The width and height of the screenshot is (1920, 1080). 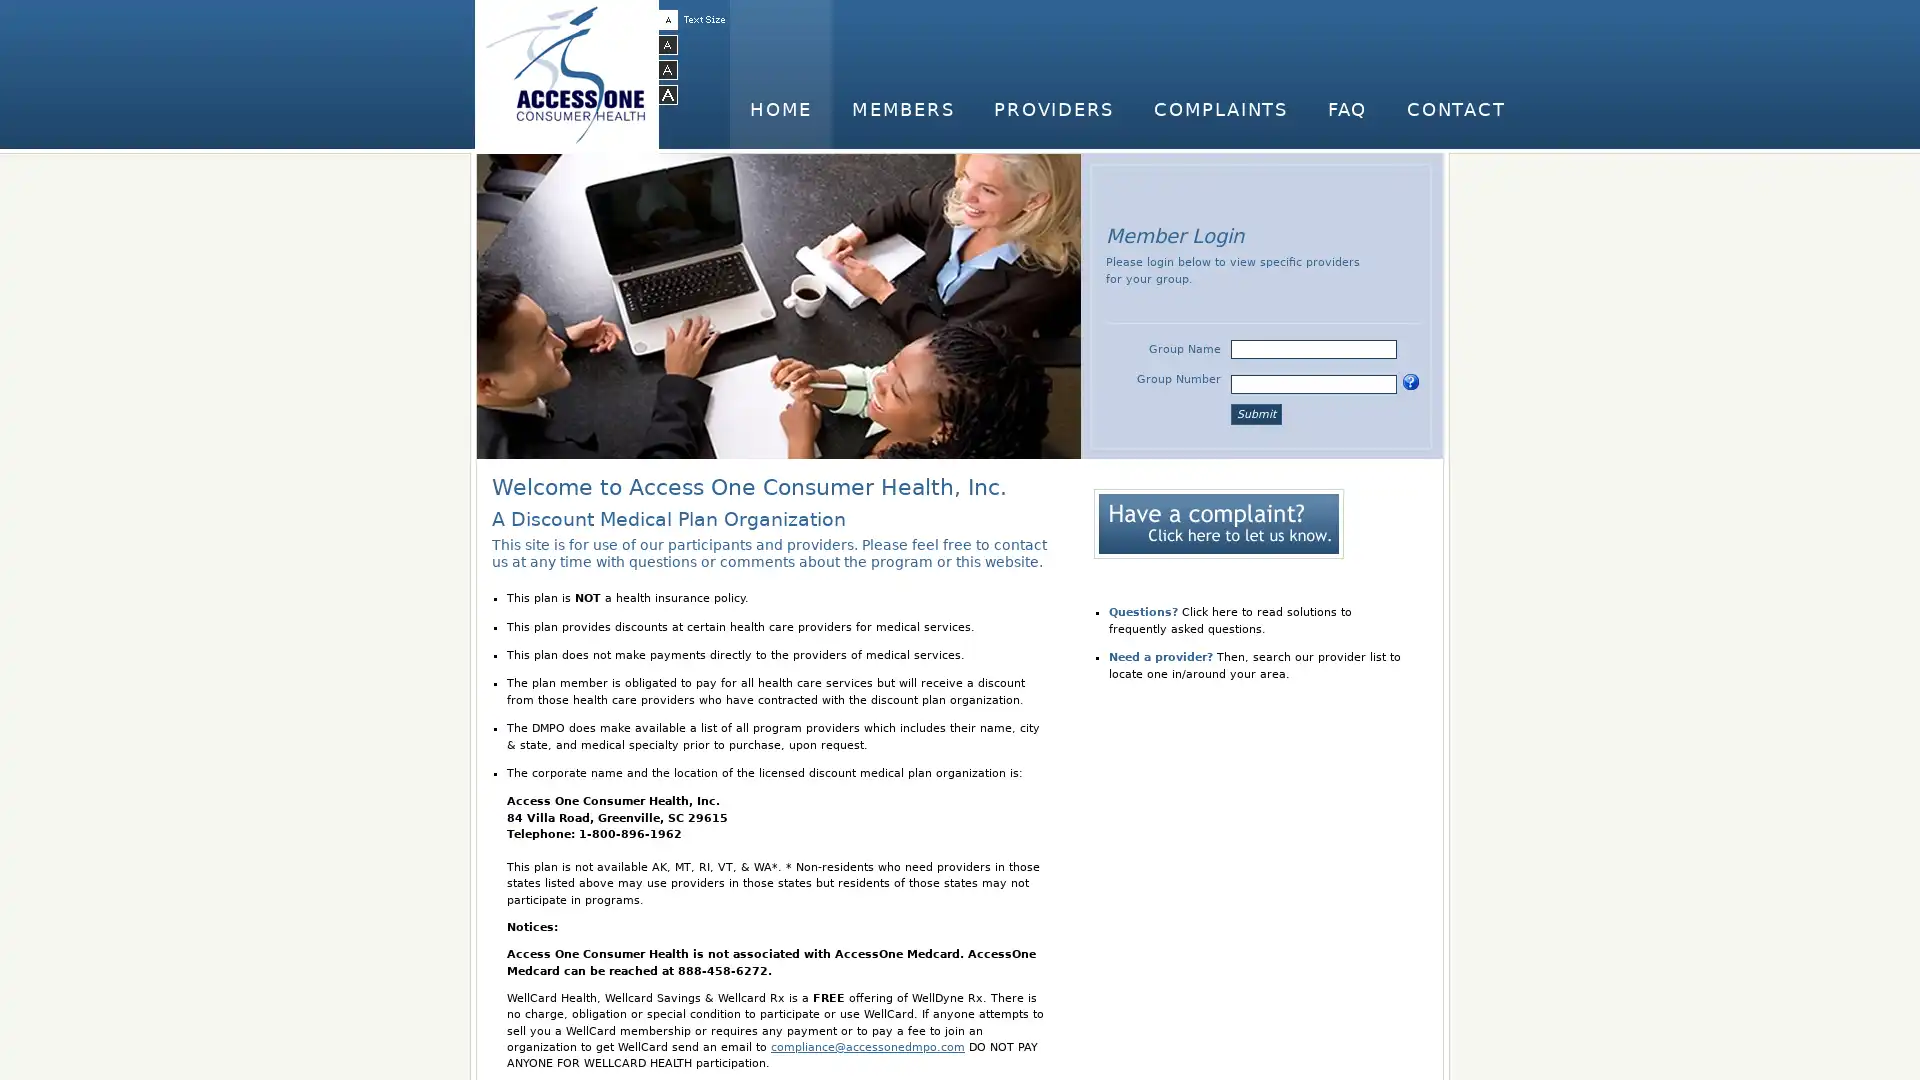 I want to click on Submit, so click(x=1255, y=412).